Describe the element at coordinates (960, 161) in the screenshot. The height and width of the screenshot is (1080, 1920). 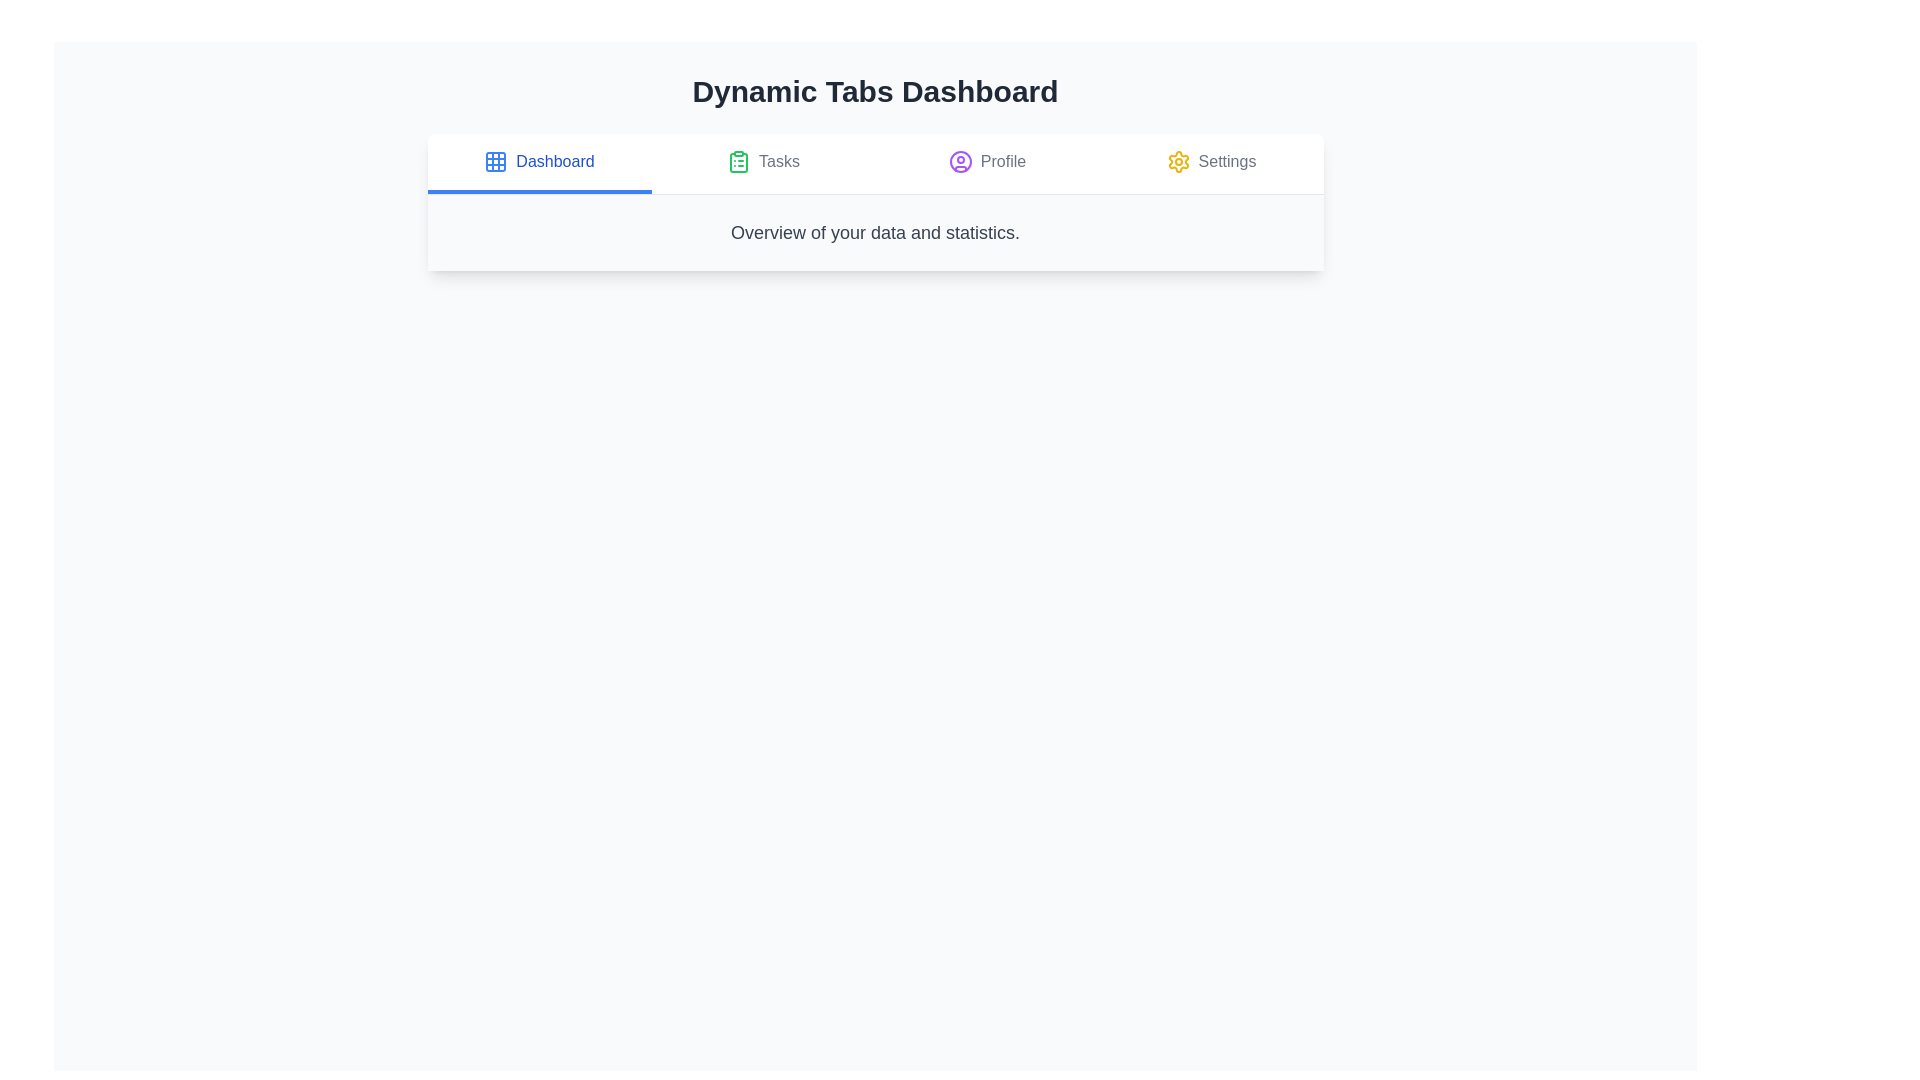
I see `the largest circular shape in the center of the purple user profile icon, located just right of the 'Profile' text in the main navigation bar` at that location.